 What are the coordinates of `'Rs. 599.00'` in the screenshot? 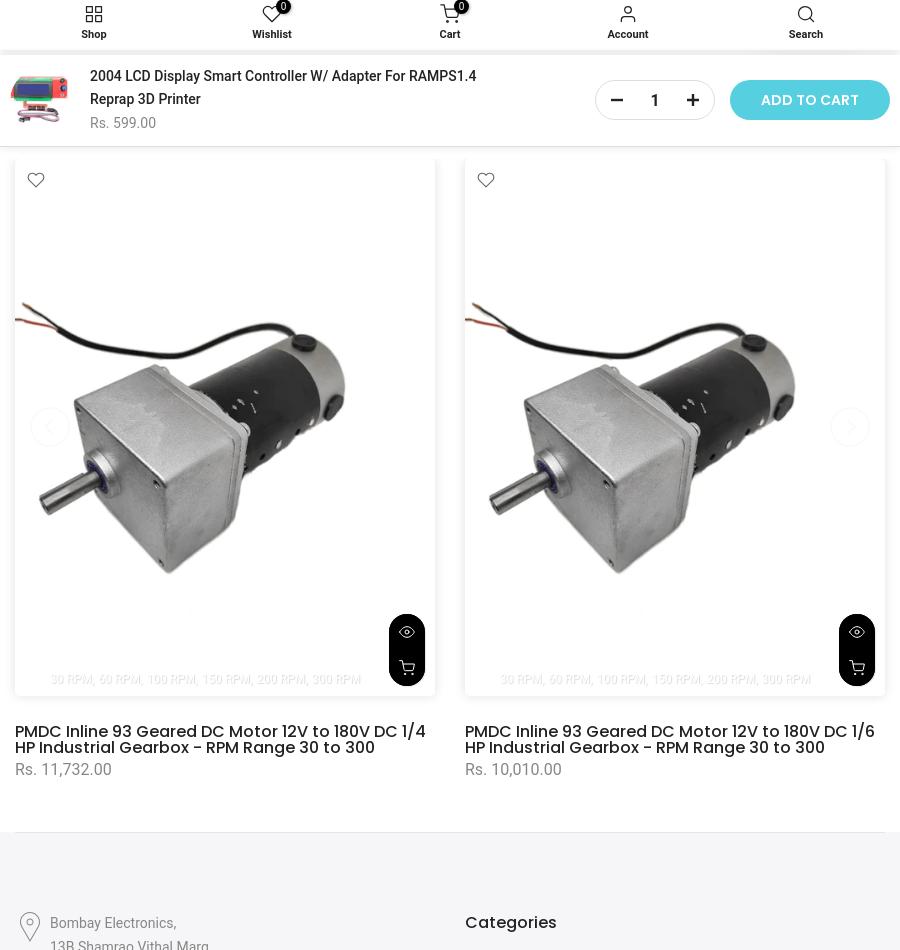 It's located at (123, 123).